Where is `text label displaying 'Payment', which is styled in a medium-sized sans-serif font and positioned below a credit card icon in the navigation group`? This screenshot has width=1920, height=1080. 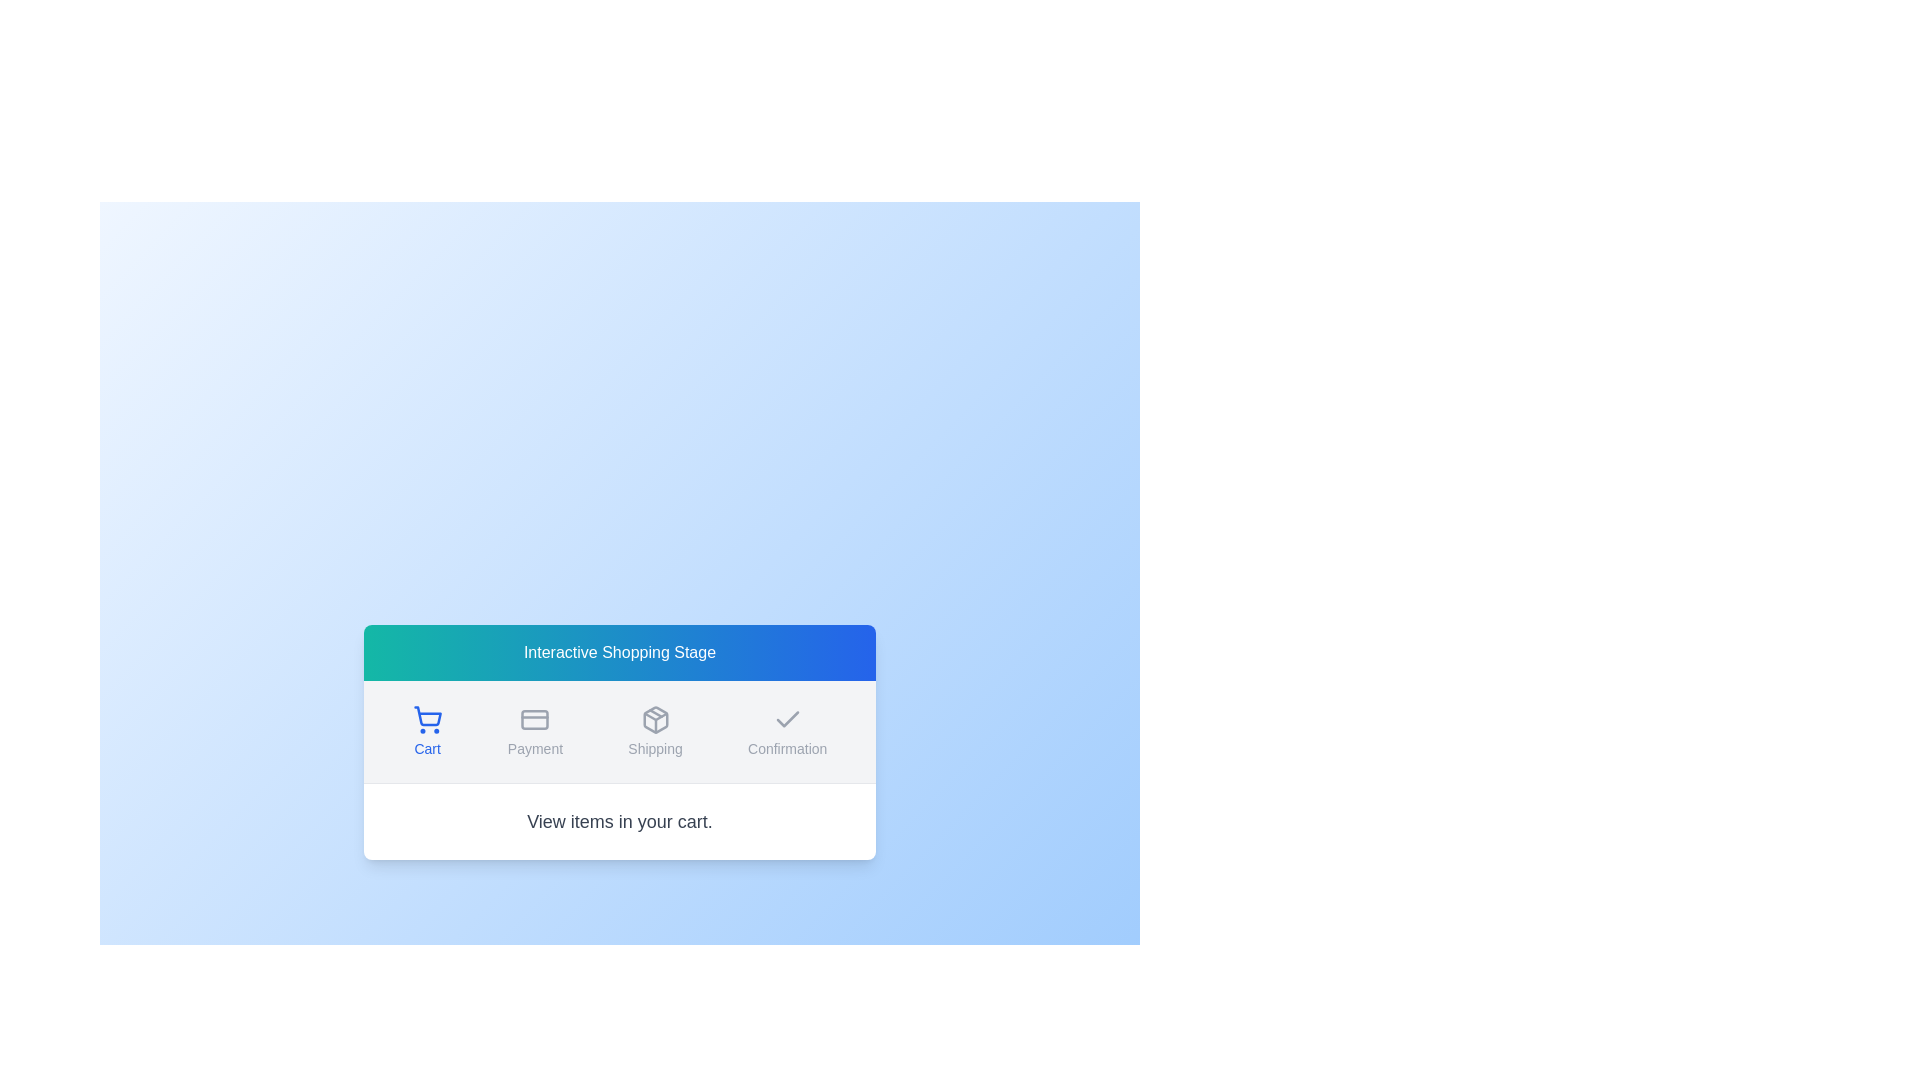
text label displaying 'Payment', which is styled in a medium-sized sans-serif font and positioned below a credit card icon in the navigation group is located at coordinates (535, 748).